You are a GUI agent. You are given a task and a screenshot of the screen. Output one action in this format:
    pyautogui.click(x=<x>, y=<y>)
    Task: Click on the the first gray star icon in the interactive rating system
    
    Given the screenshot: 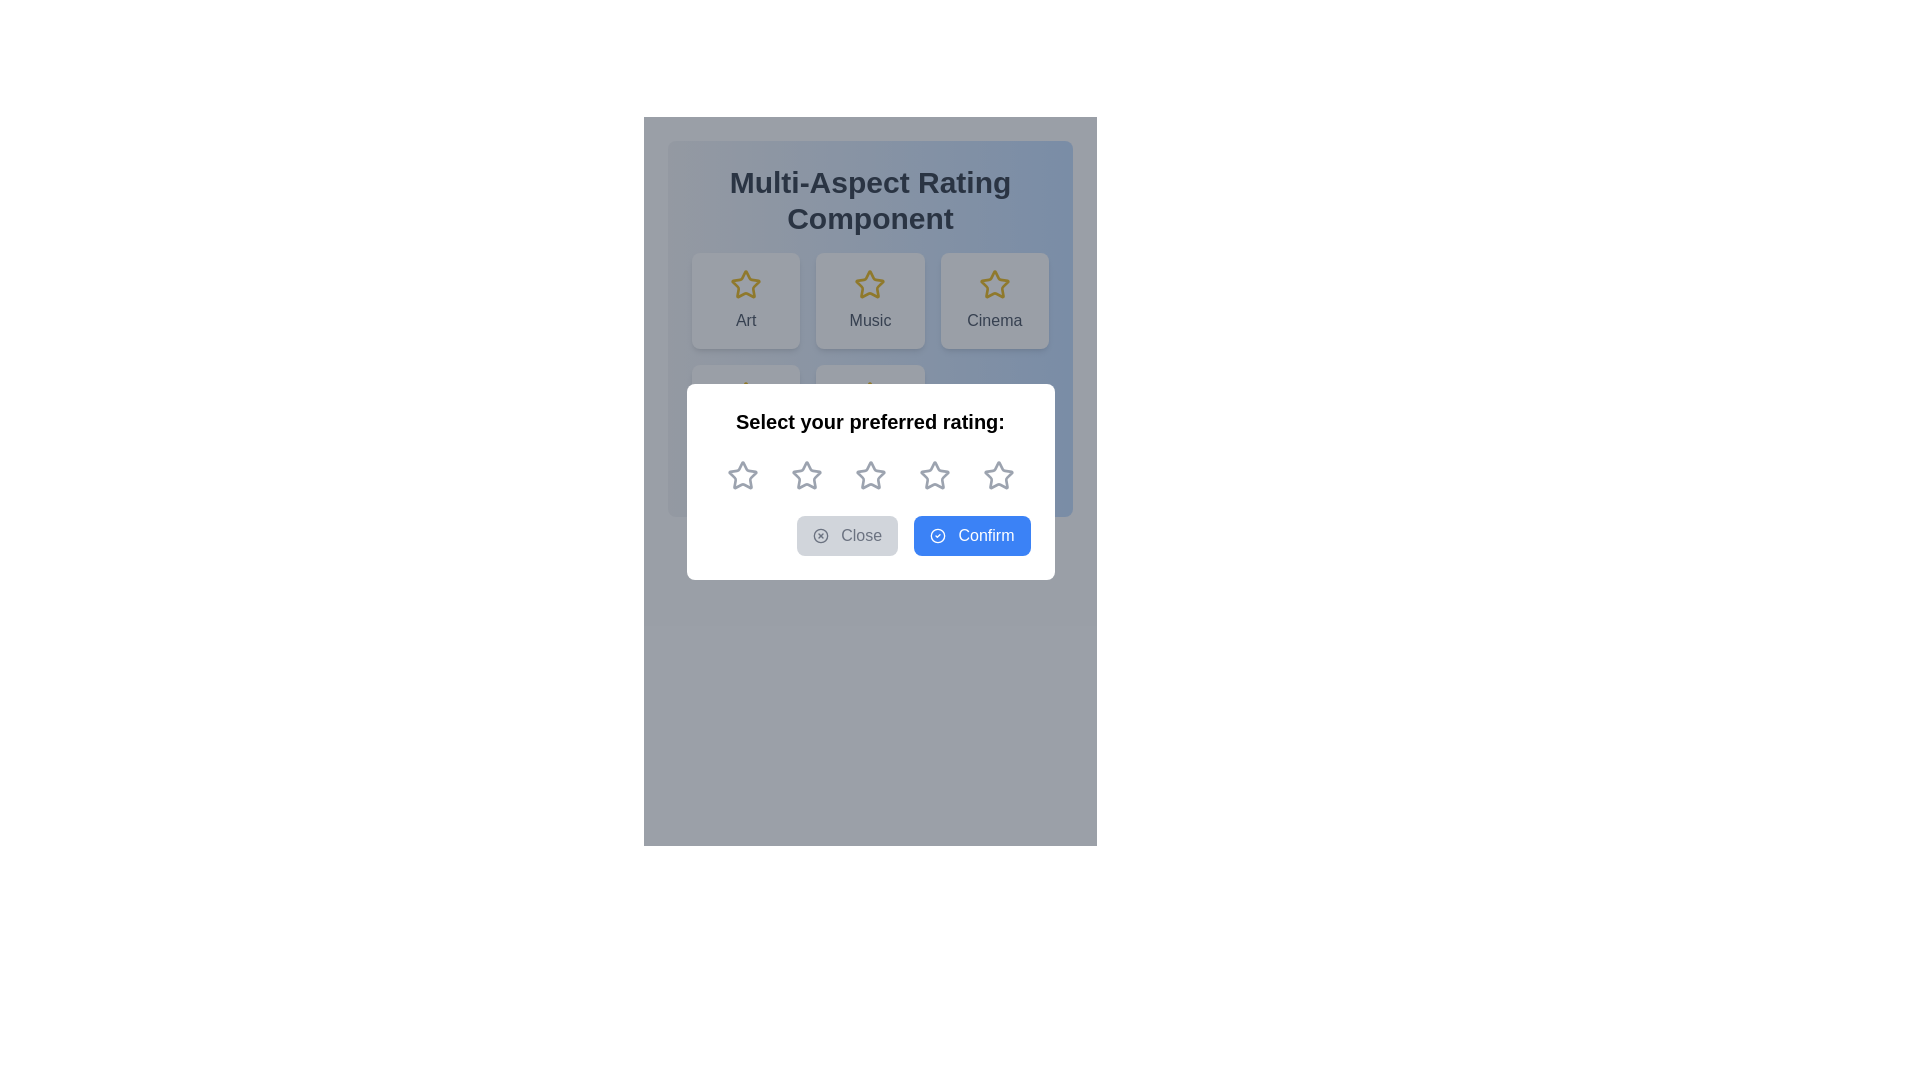 What is the action you would take?
    pyautogui.click(x=741, y=475)
    